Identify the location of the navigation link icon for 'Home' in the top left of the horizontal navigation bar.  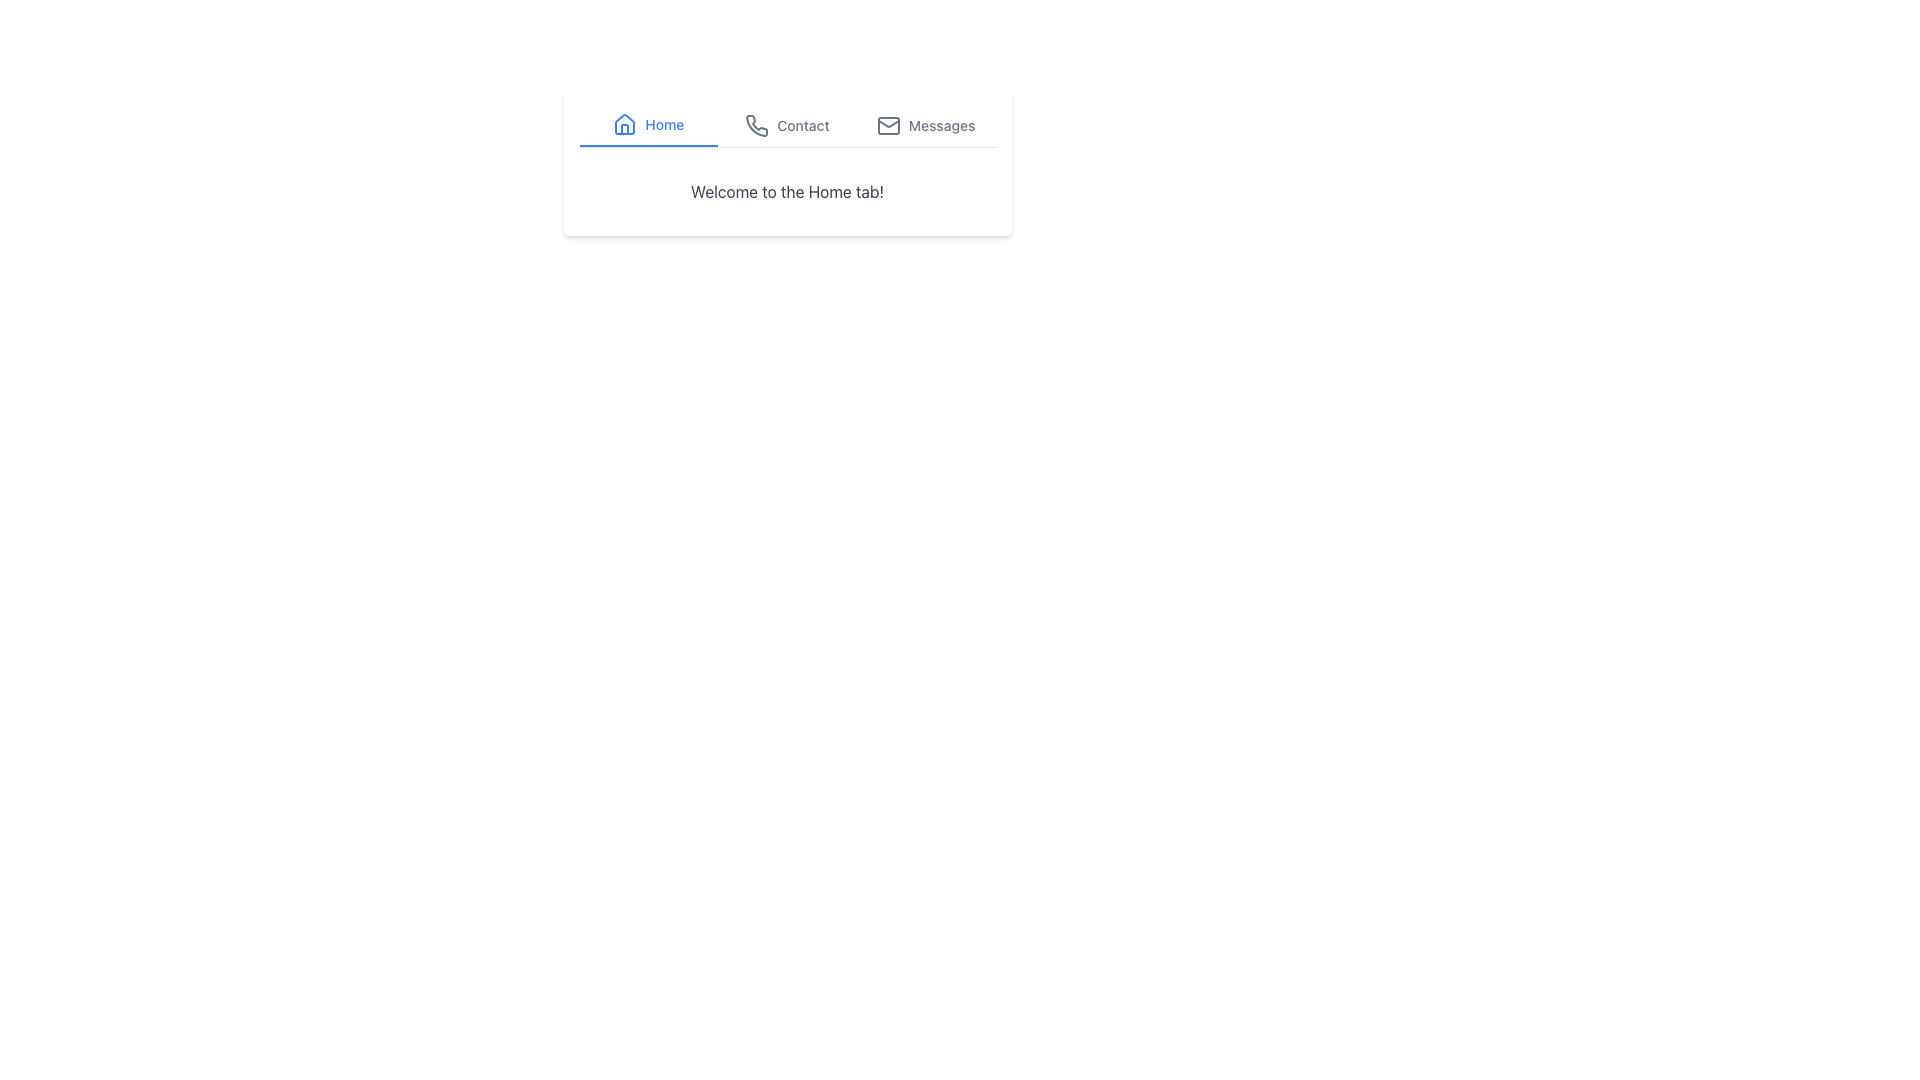
(648, 124).